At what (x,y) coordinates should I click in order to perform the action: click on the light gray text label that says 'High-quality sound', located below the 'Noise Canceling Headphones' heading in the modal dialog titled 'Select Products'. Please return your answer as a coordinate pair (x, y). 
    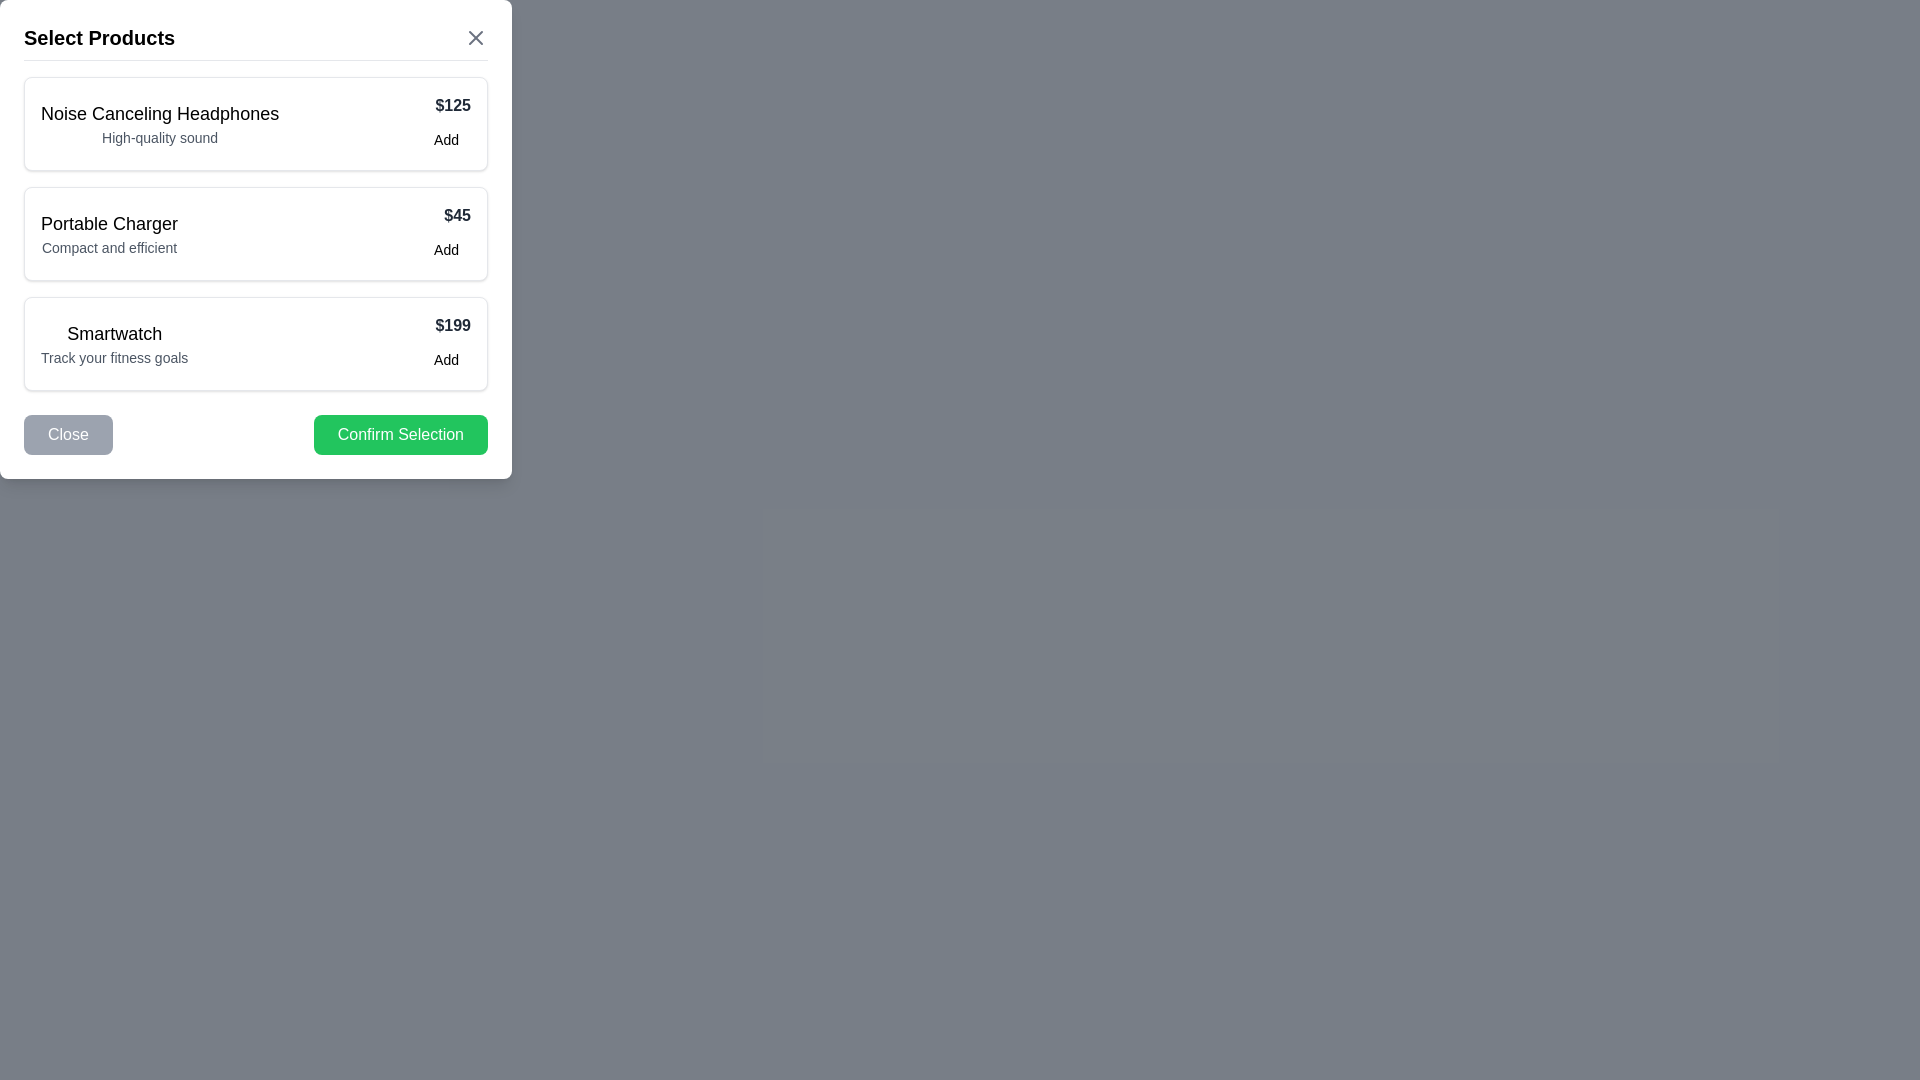
    Looking at the image, I should click on (160, 137).